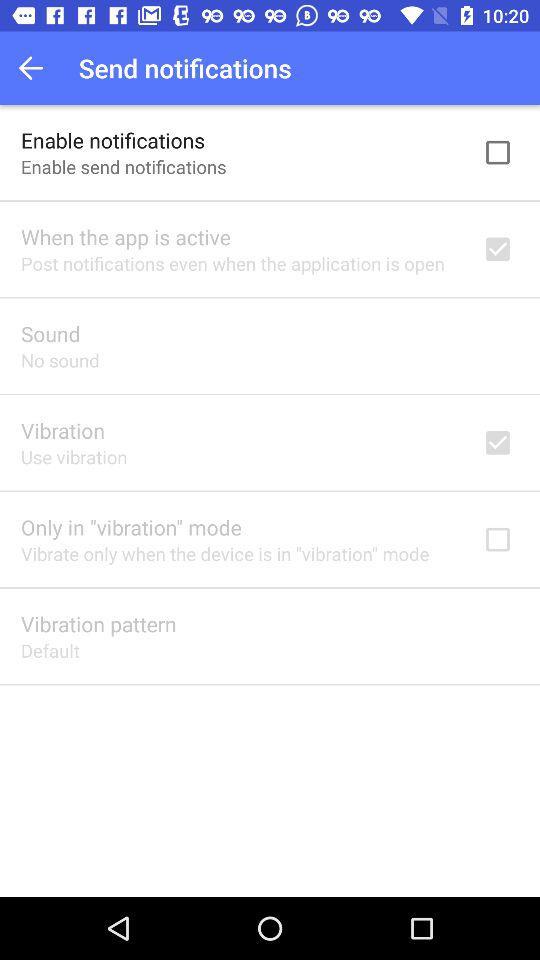 The width and height of the screenshot is (540, 960). What do you see at coordinates (60, 360) in the screenshot?
I see `icon above the vibration app` at bounding box center [60, 360].